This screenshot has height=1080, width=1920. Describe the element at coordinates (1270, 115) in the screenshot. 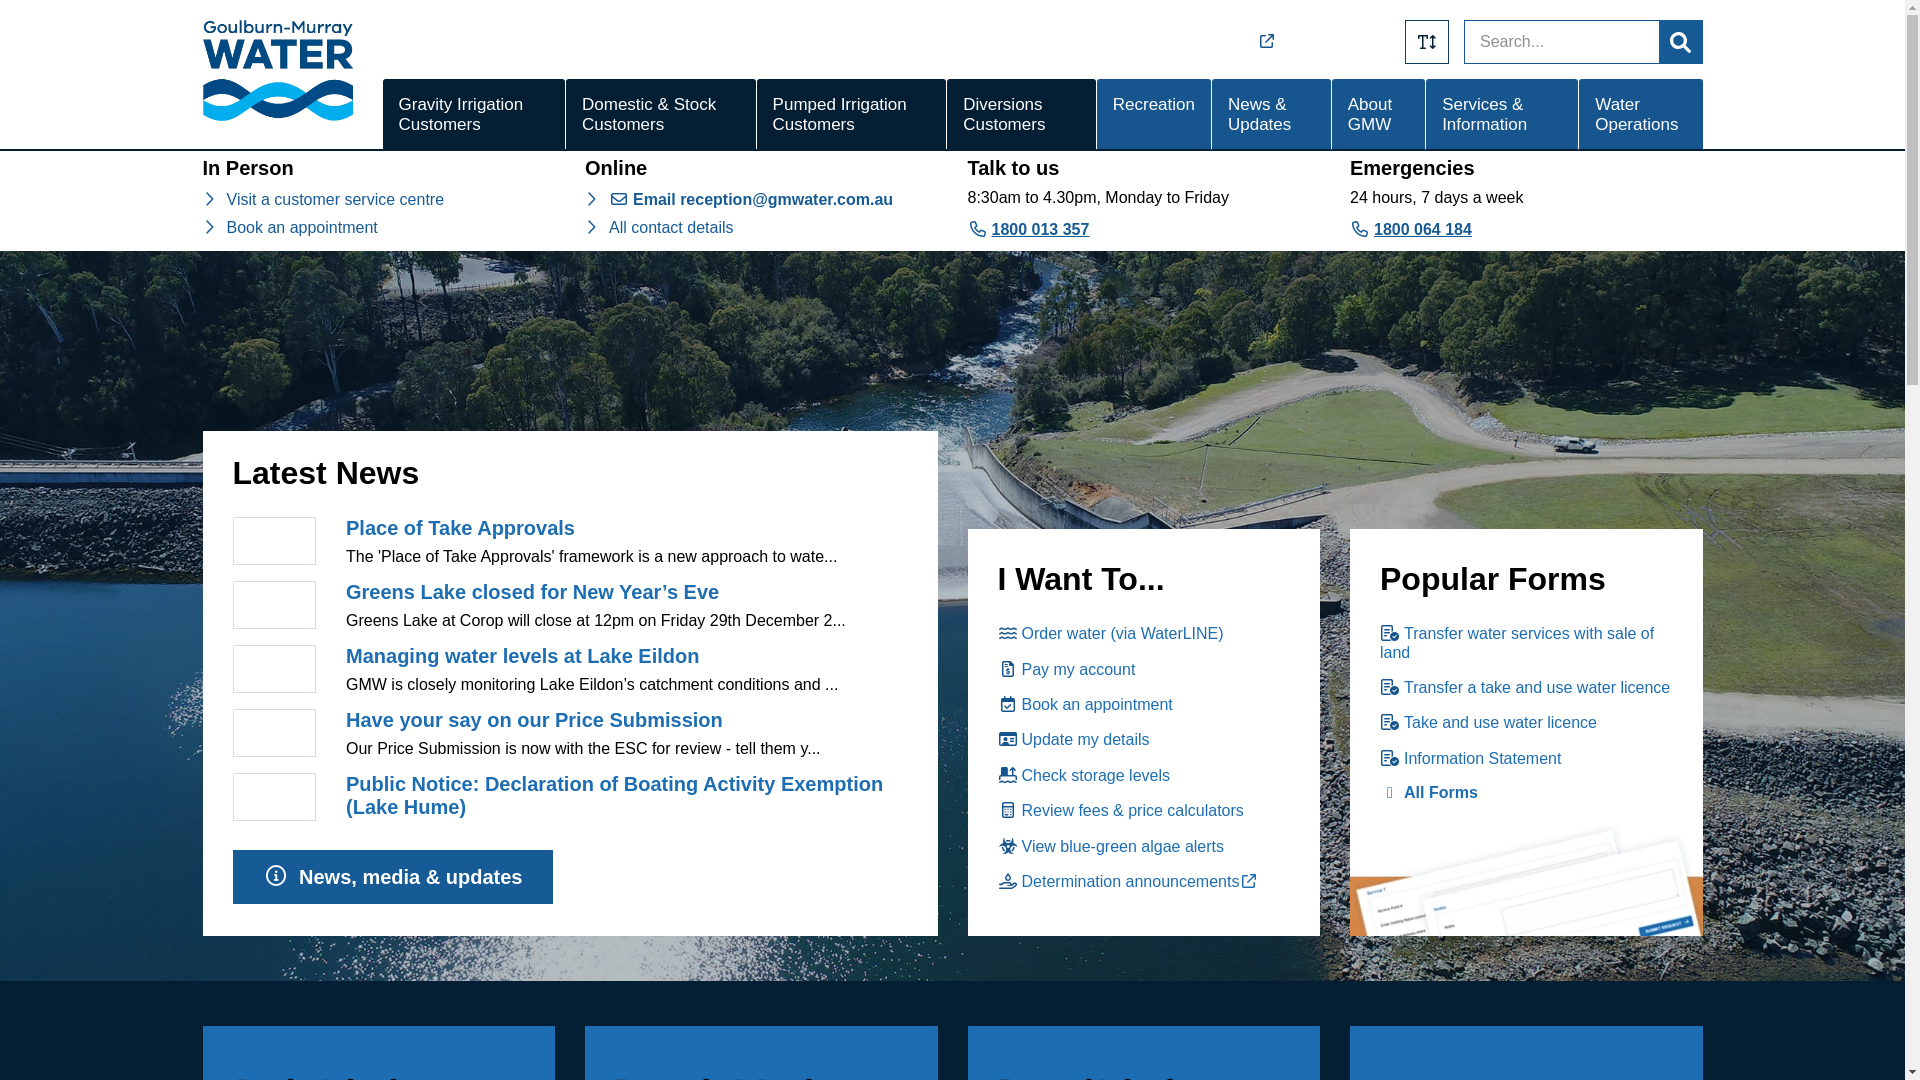

I see `'News & Updates'` at that location.